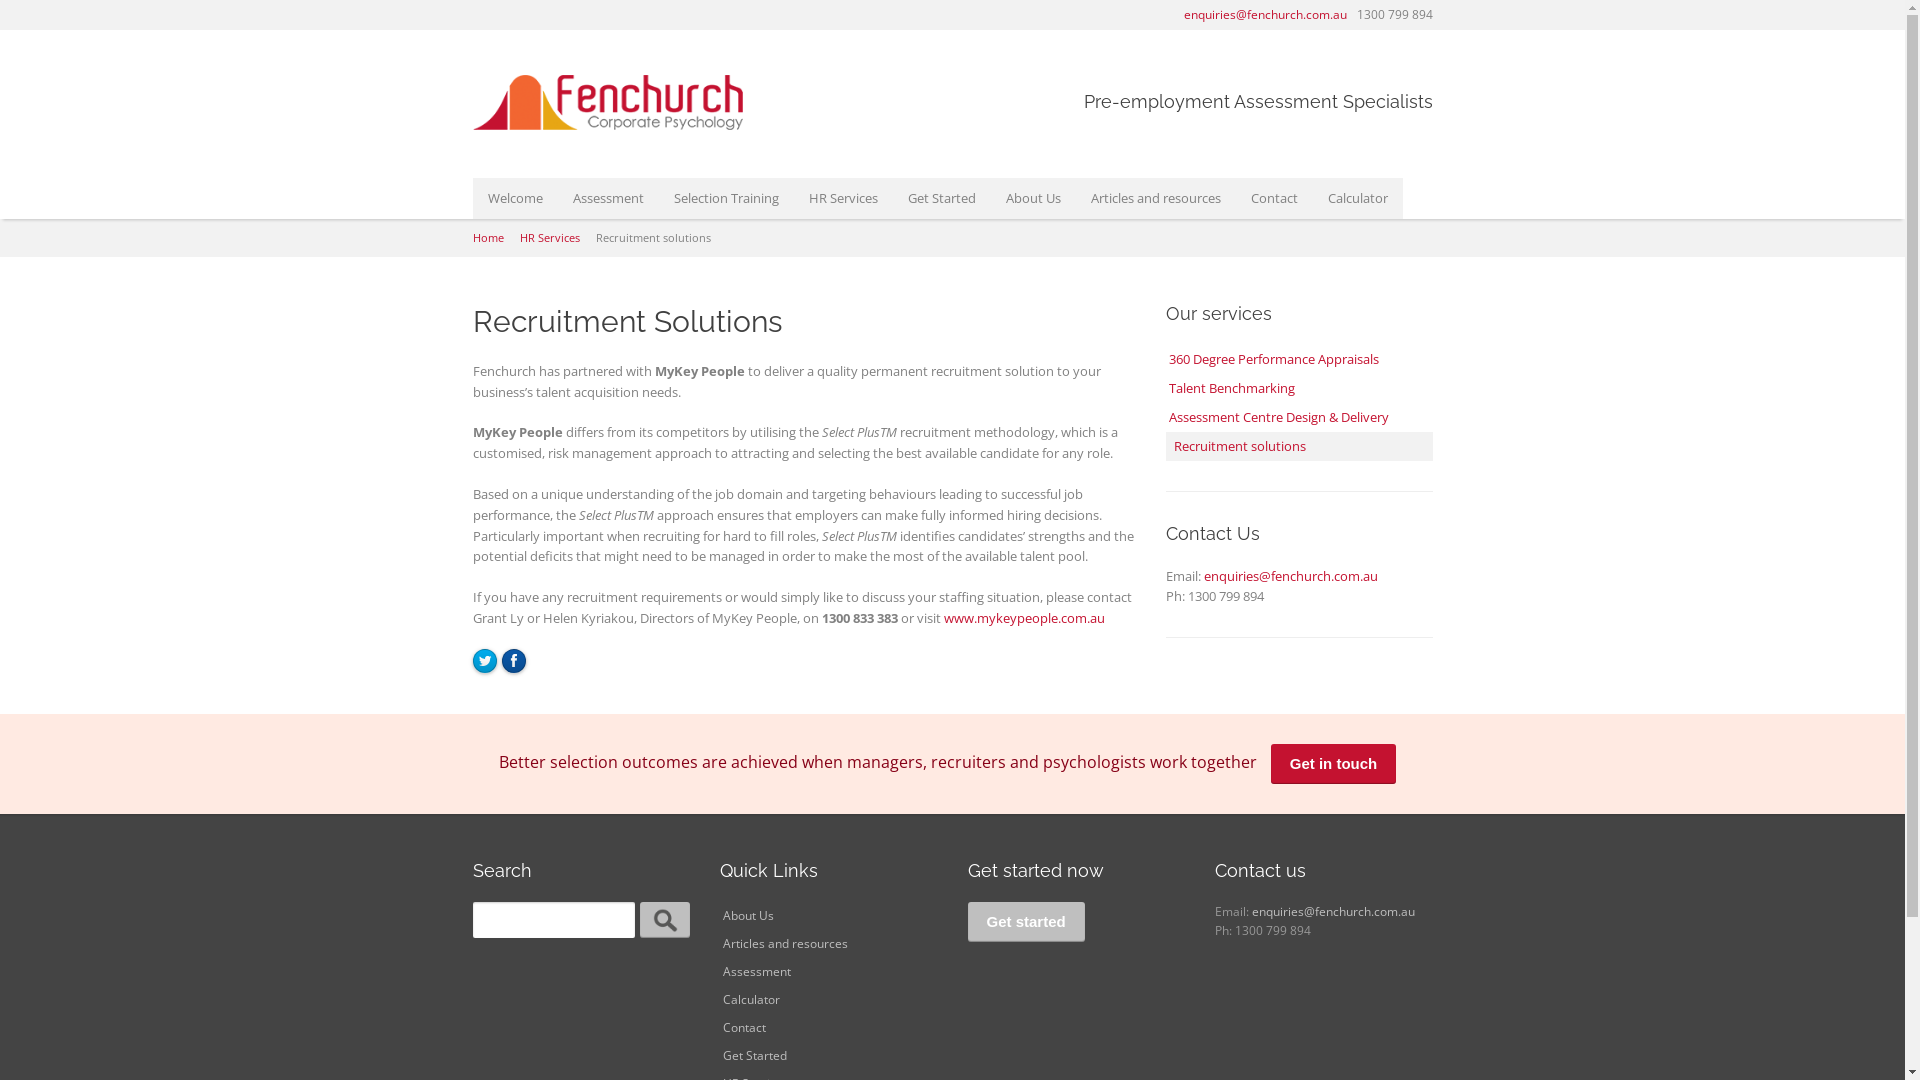  Describe the element at coordinates (1273, 198) in the screenshot. I see `'Contact'` at that location.